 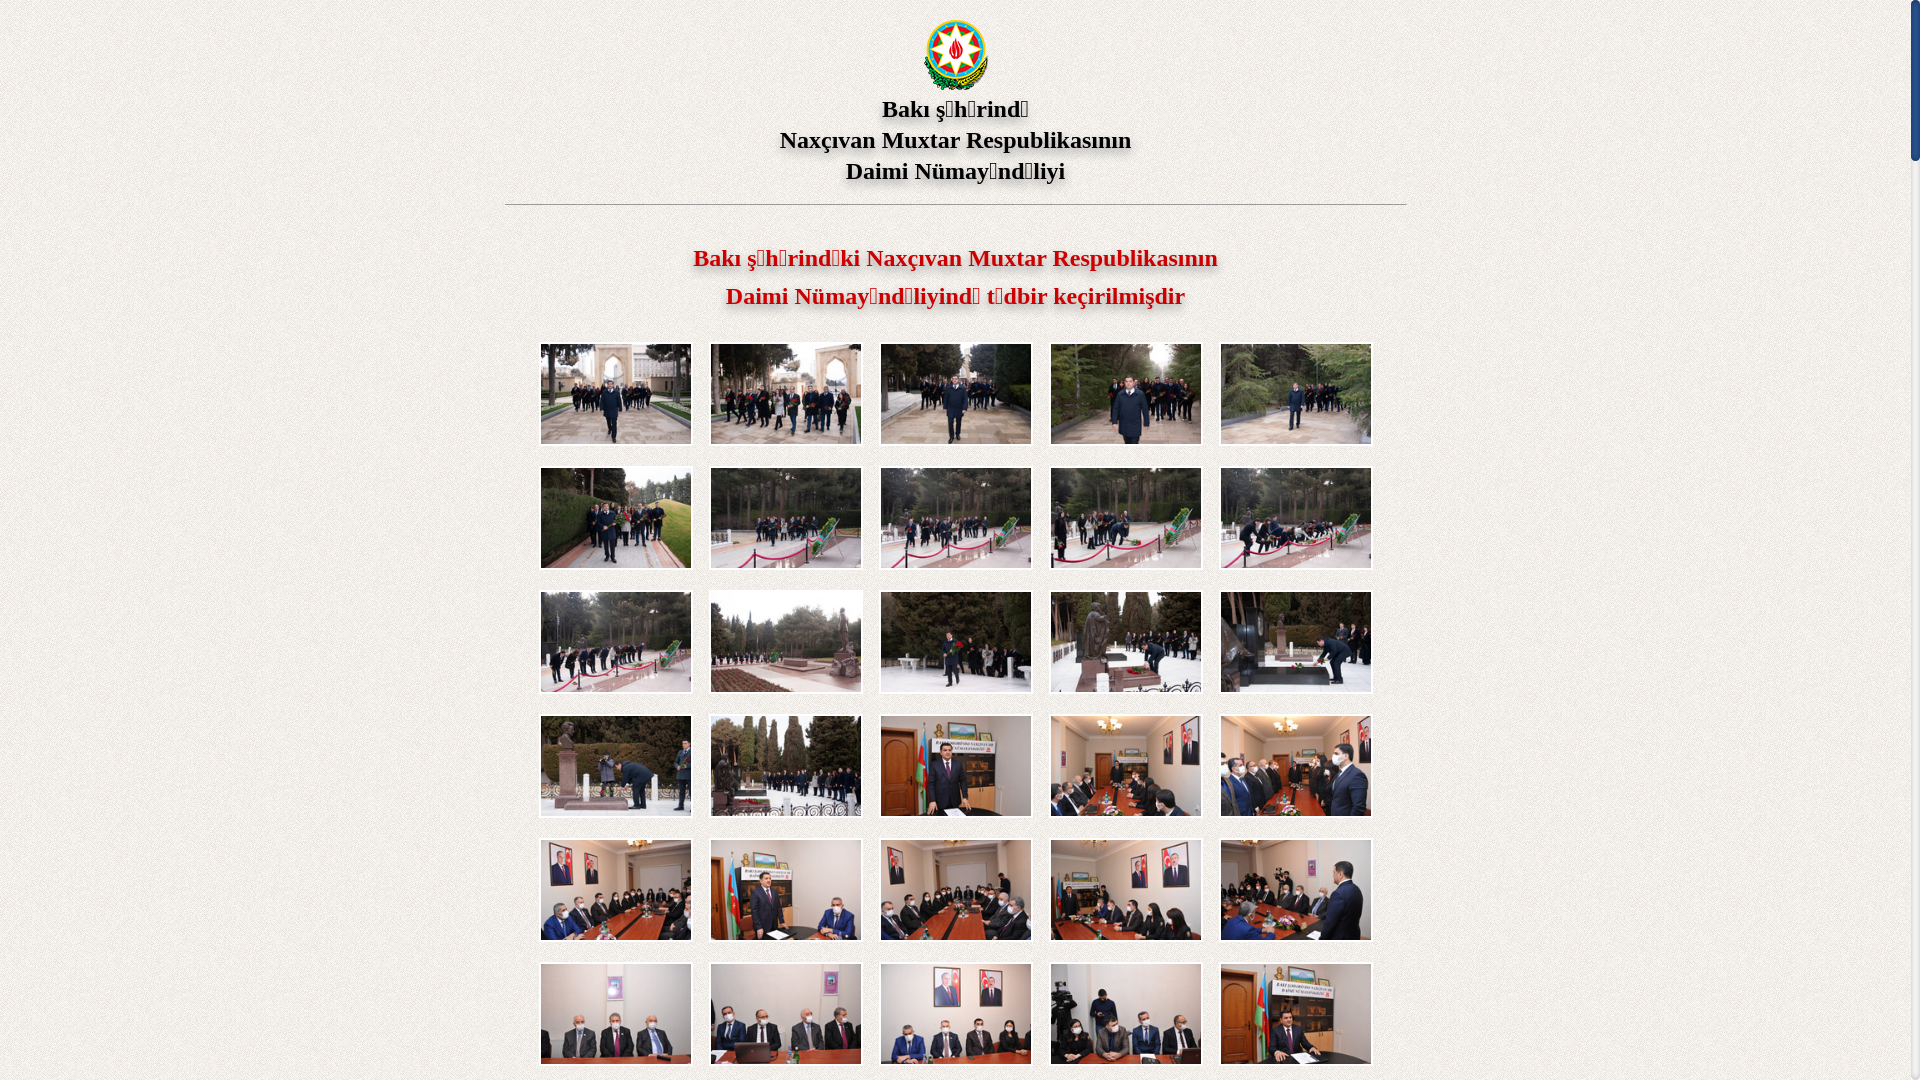 What do you see at coordinates (784, 889) in the screenshot?
I see `'Click to enlarge'` at bounding box center [784, 889].